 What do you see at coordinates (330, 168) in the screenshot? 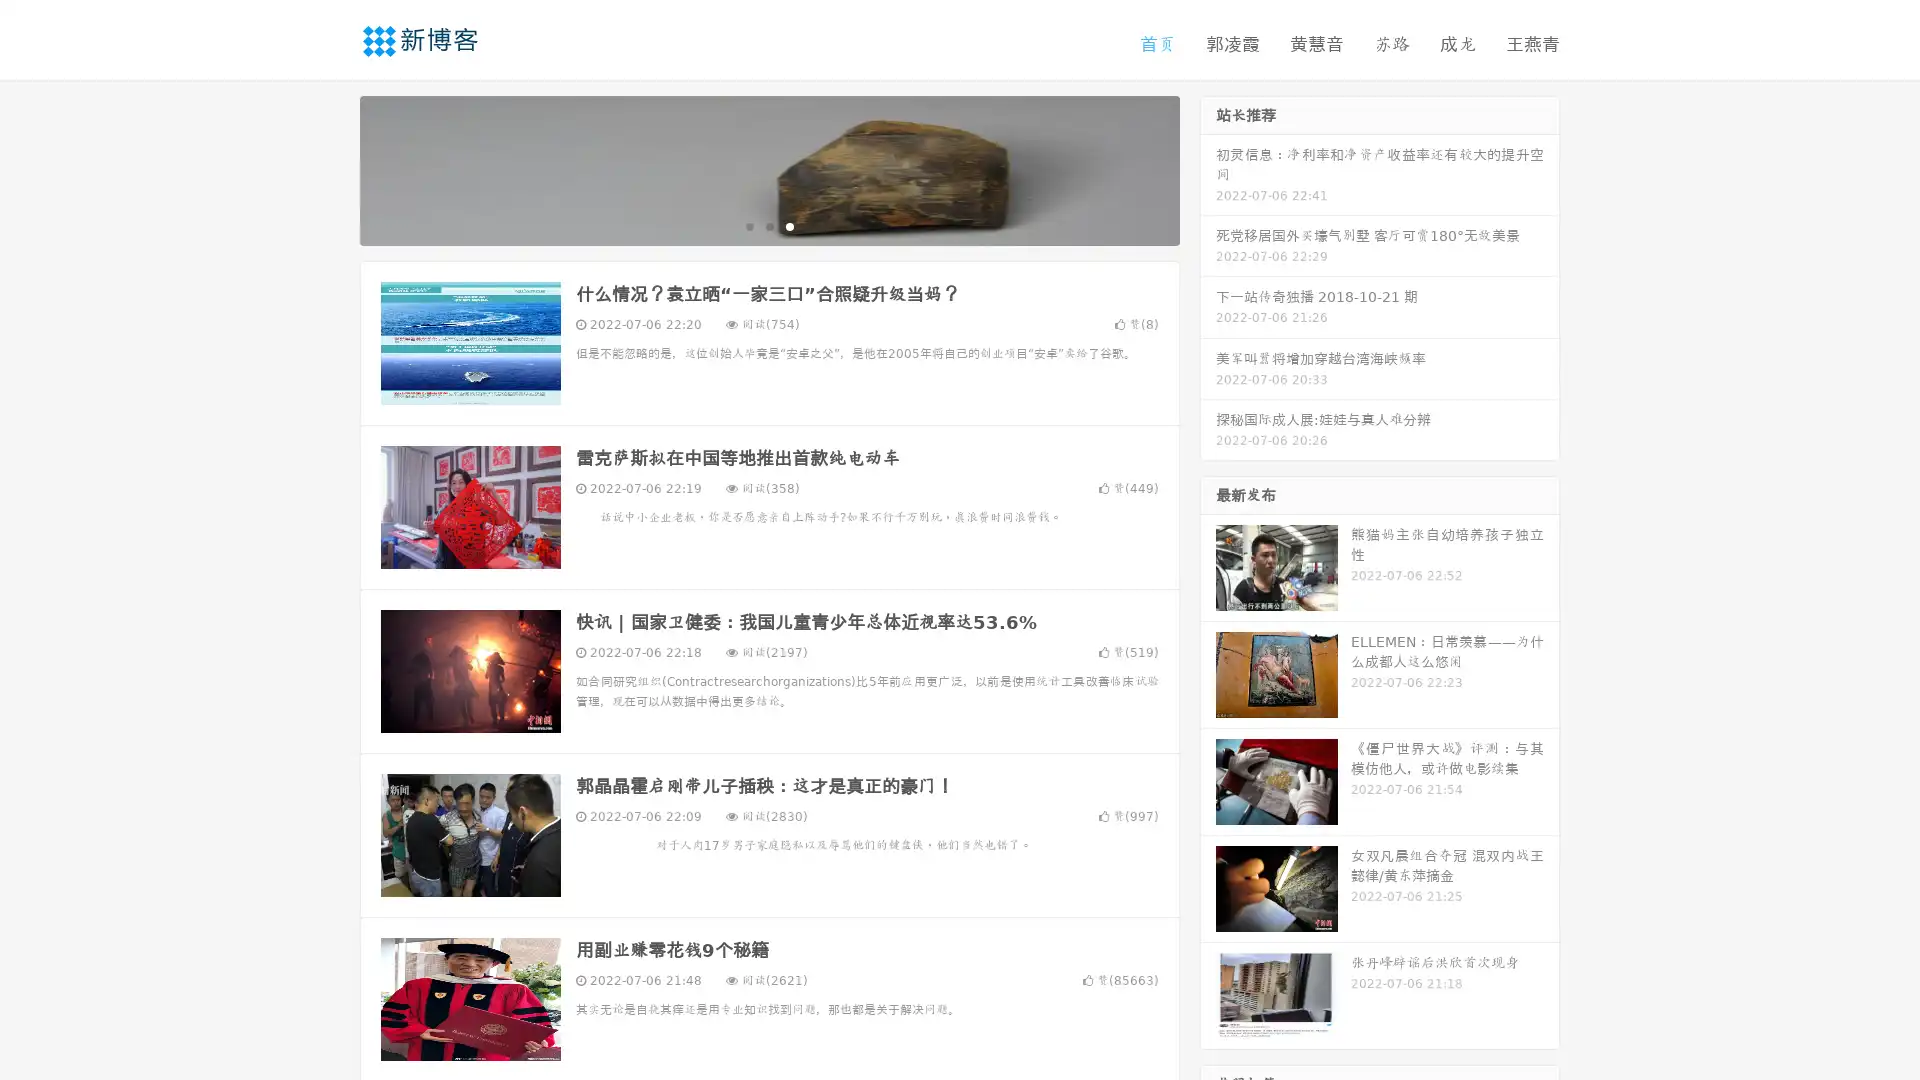
I see `Previous slide` at bounding box center [330, 168].